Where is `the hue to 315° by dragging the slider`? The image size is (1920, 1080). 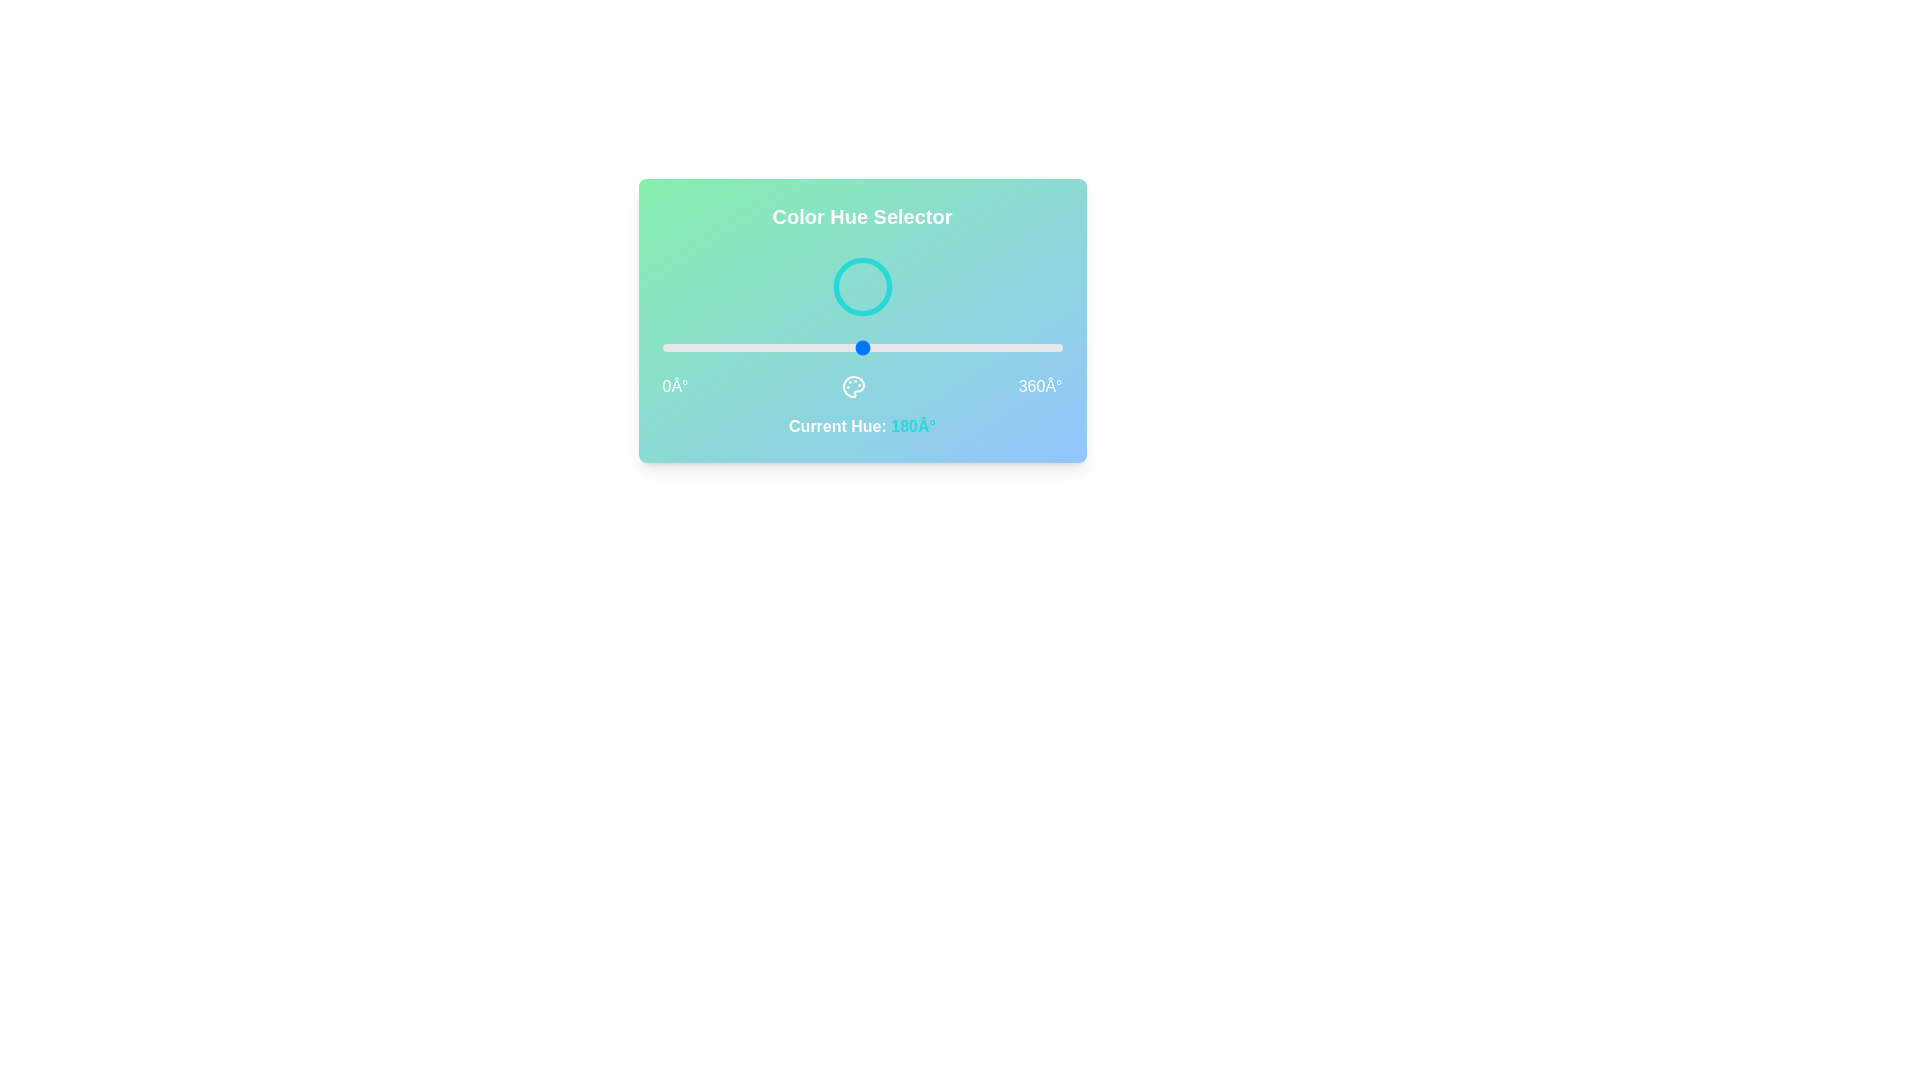 the hue to 315° by dragging the slider is located at coordinates (1012, 346).